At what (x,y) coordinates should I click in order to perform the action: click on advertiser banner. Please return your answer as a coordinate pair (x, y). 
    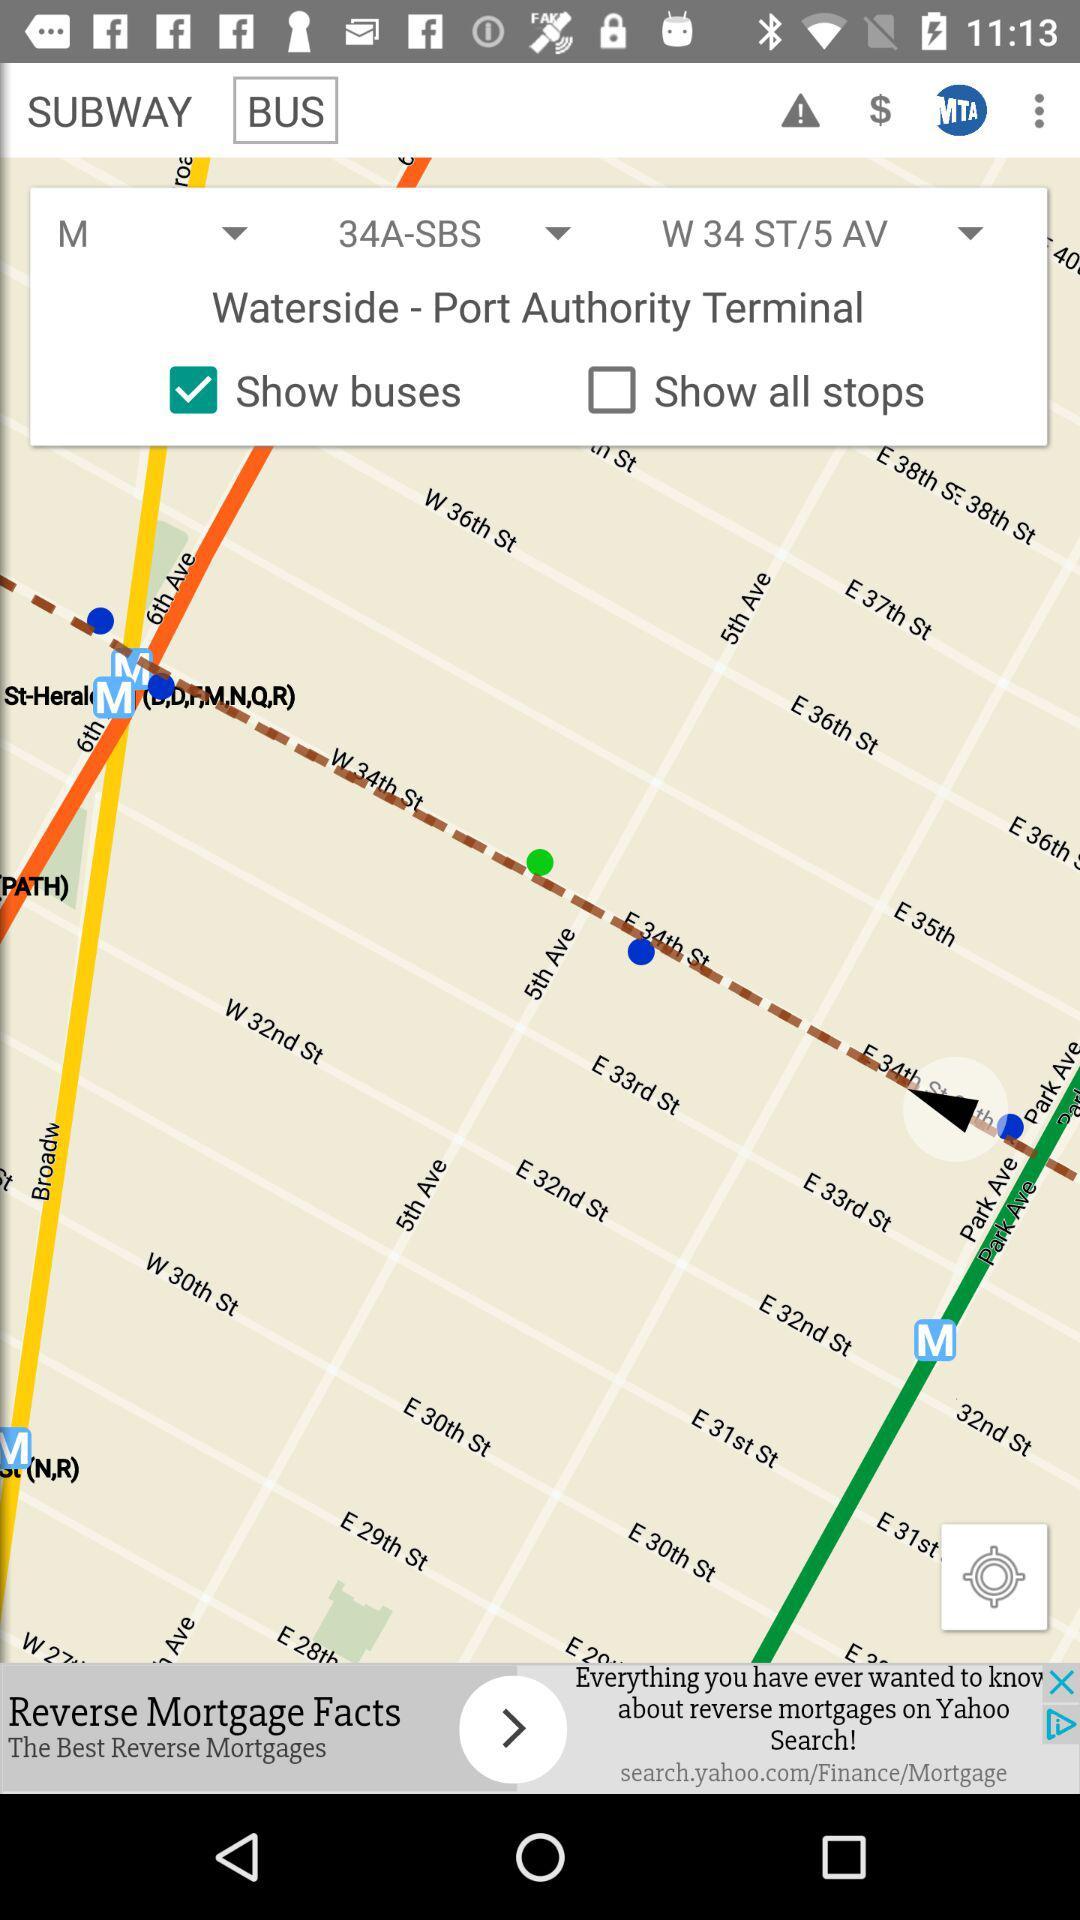
    Looking at the image, I should click on (540, 1727).